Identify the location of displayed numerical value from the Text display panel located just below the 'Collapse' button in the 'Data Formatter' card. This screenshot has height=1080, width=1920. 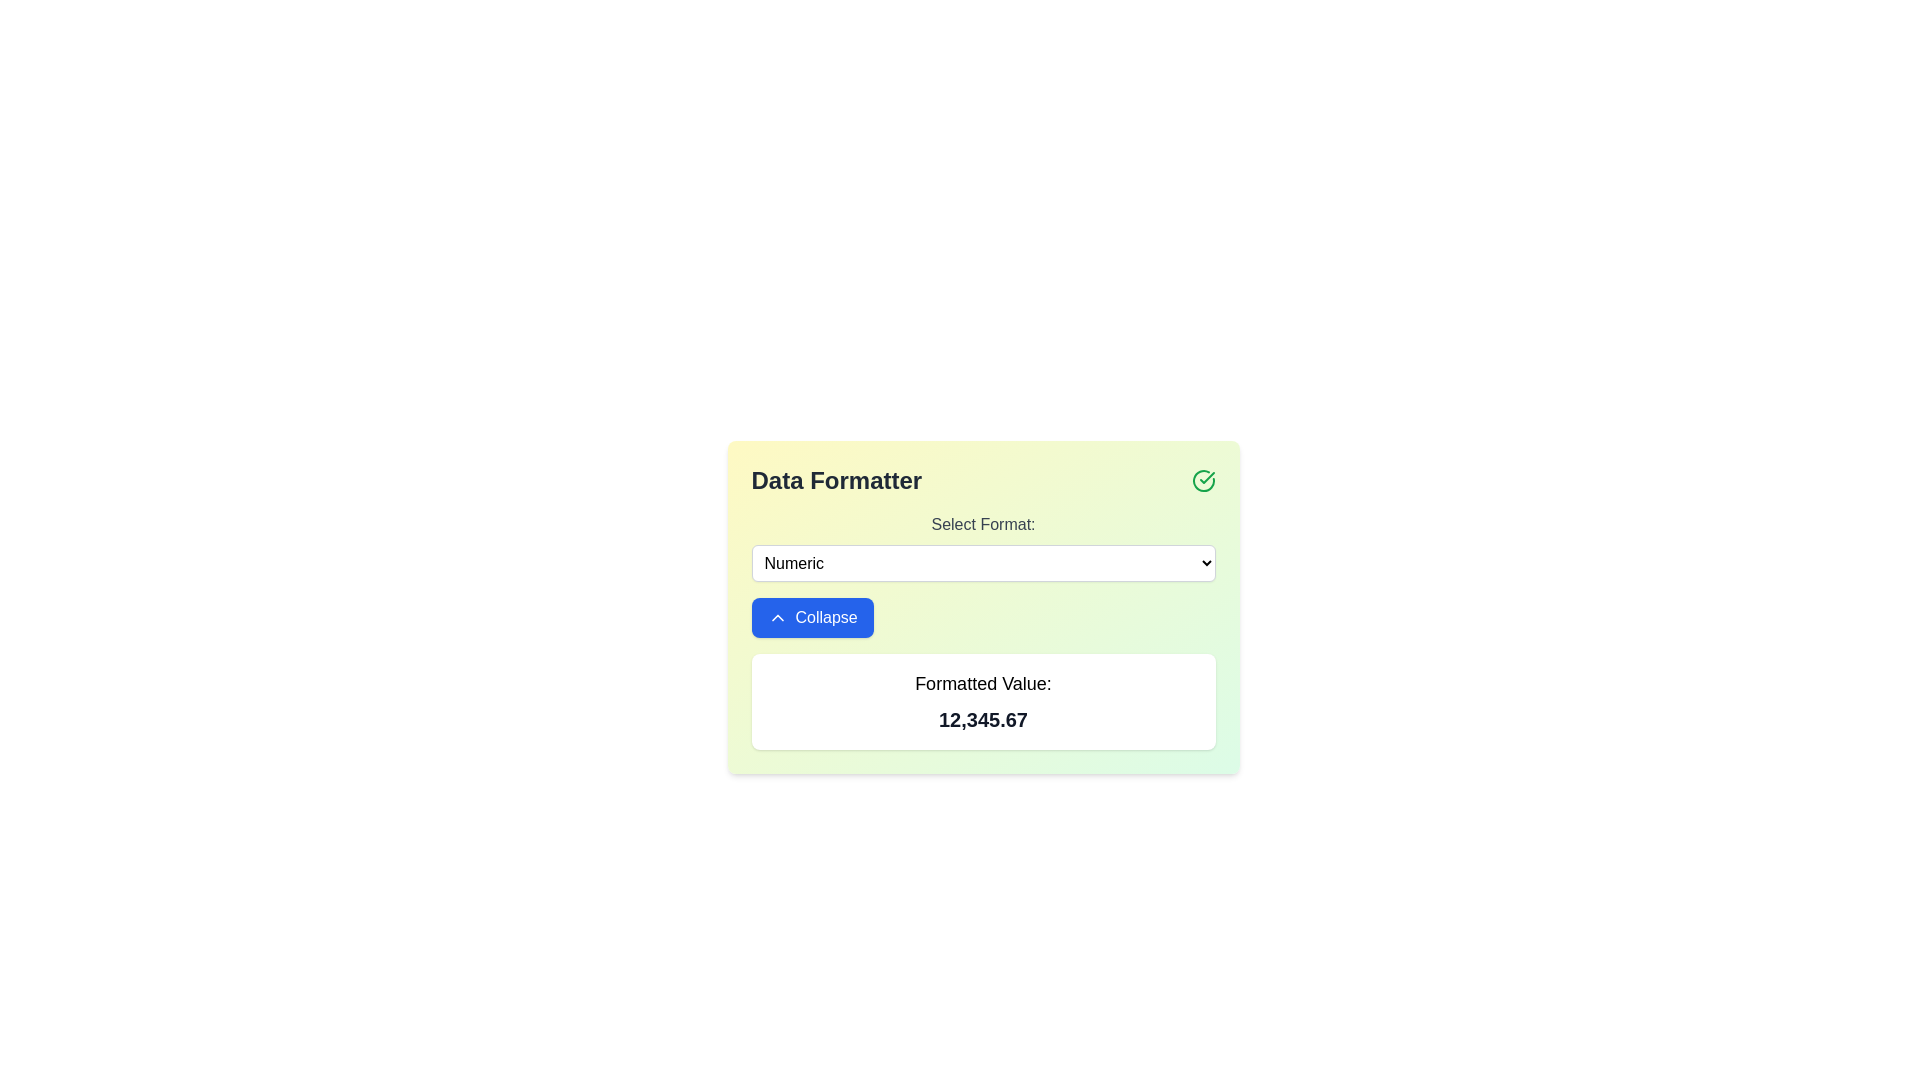
(983, 701).